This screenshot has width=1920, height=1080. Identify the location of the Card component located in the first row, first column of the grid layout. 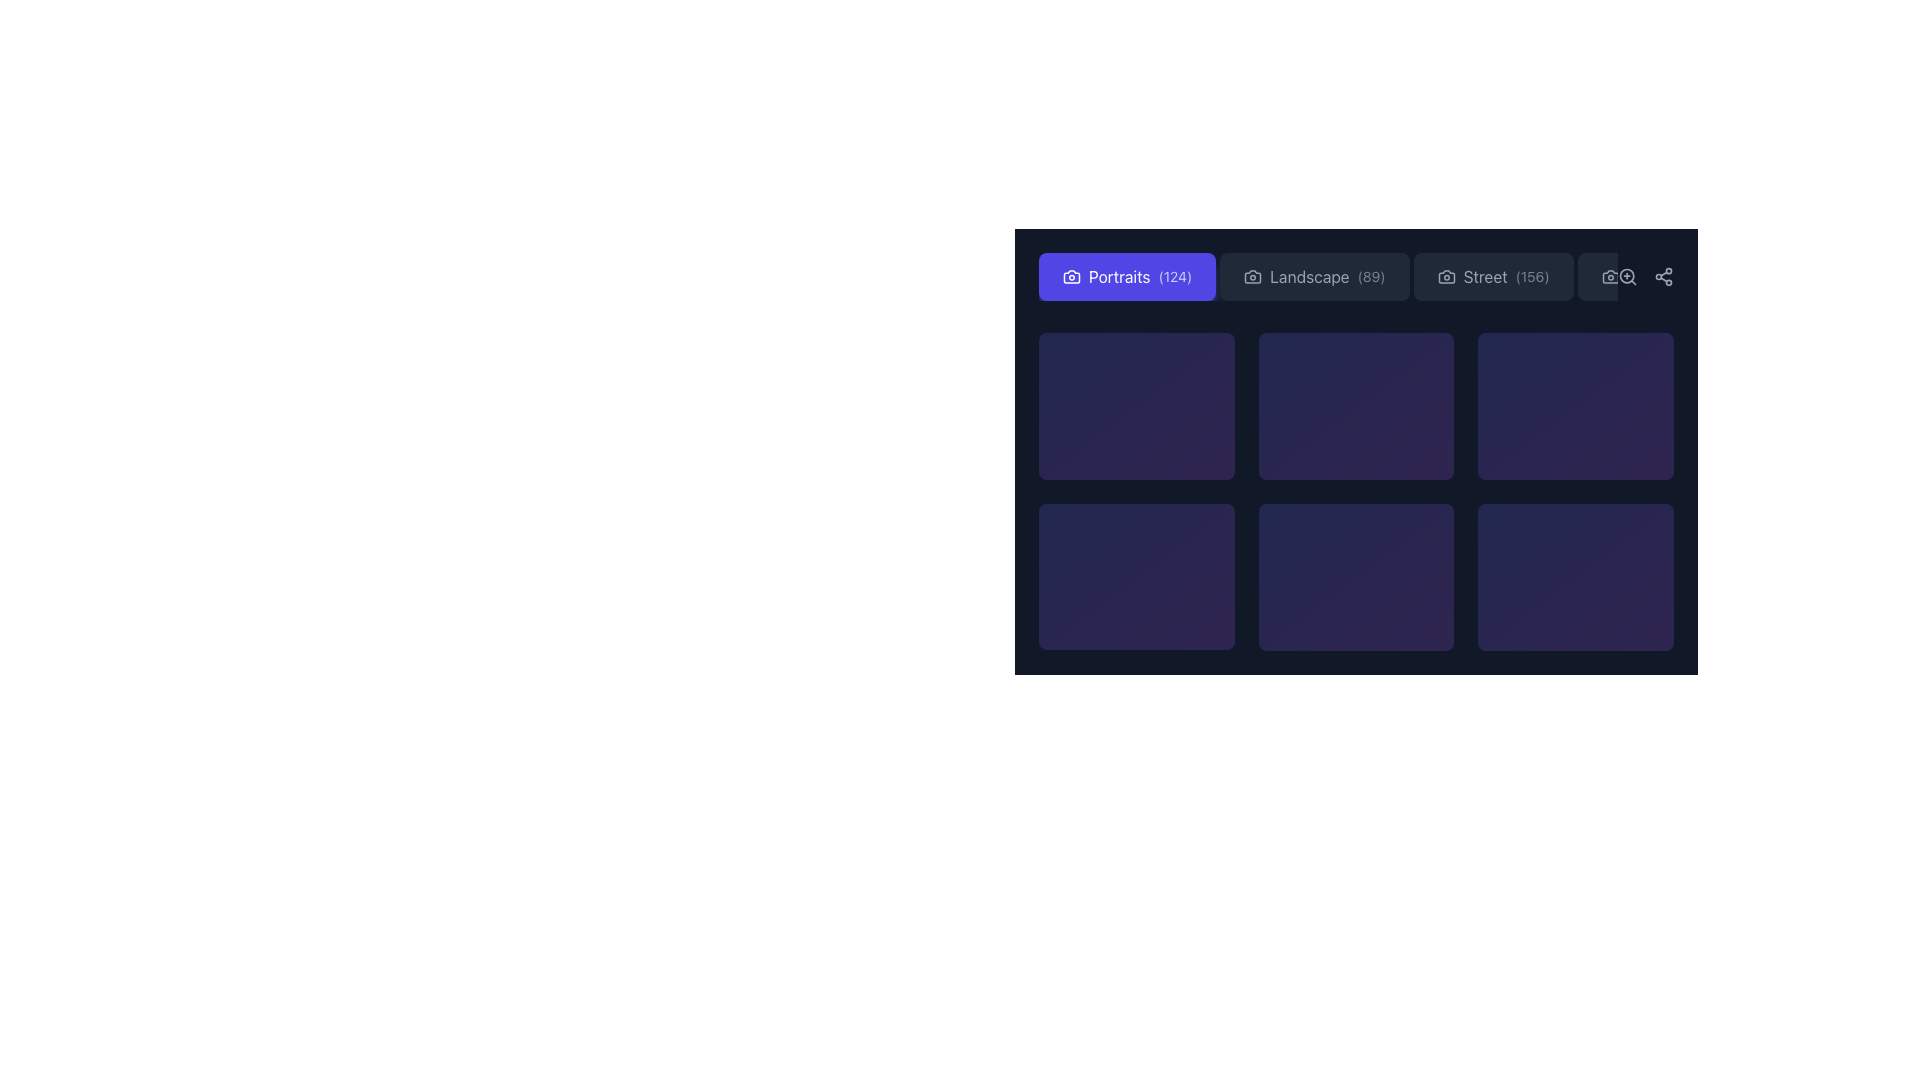
(1136, 405).